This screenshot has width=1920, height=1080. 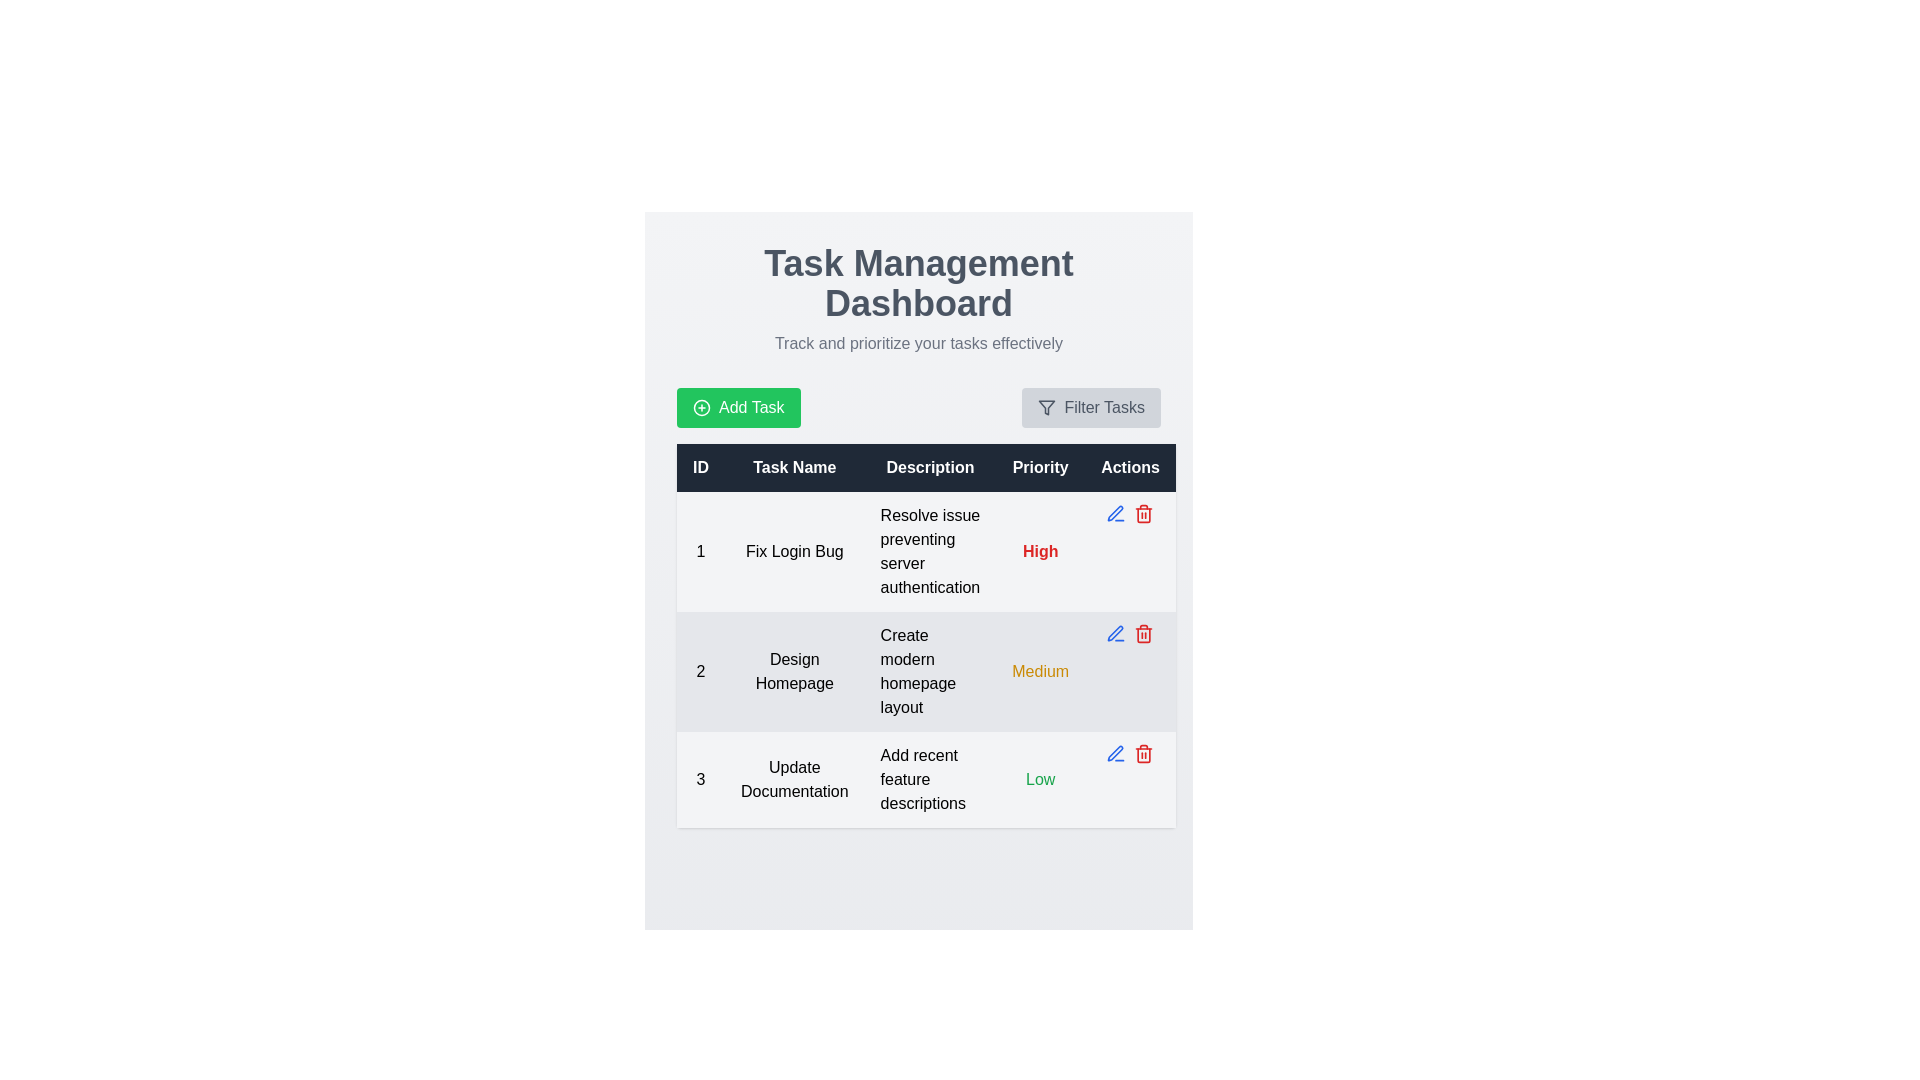 What do you see at coordinates (1144, 512) in the screenshot?
I see `the red trash bin icon button, which is the last element in the 'Actions' column of the first row of the table` at bounding box center [1144, 512].